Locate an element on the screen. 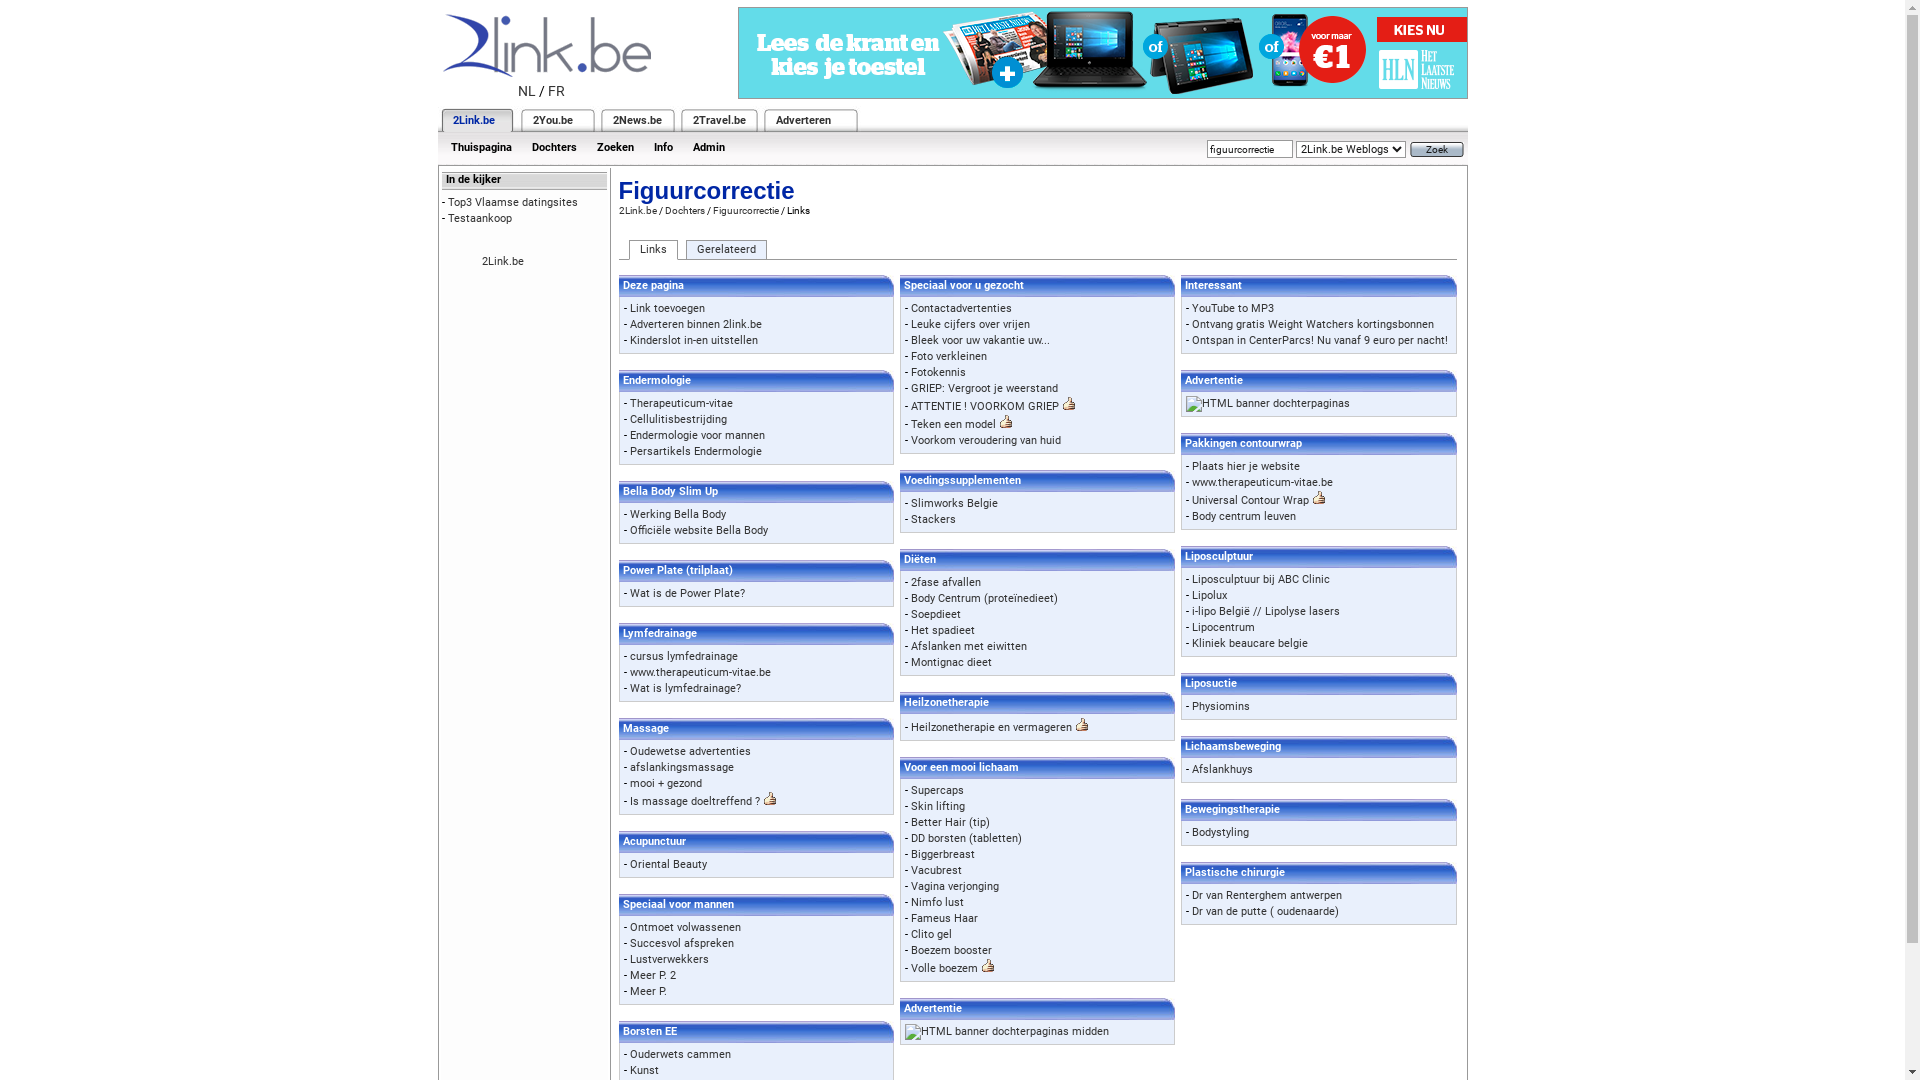 The height and width of the screenshot is (1080, 1920). 'Bleek voor uw vakantie uw...' is located at coordinates (980, 339).